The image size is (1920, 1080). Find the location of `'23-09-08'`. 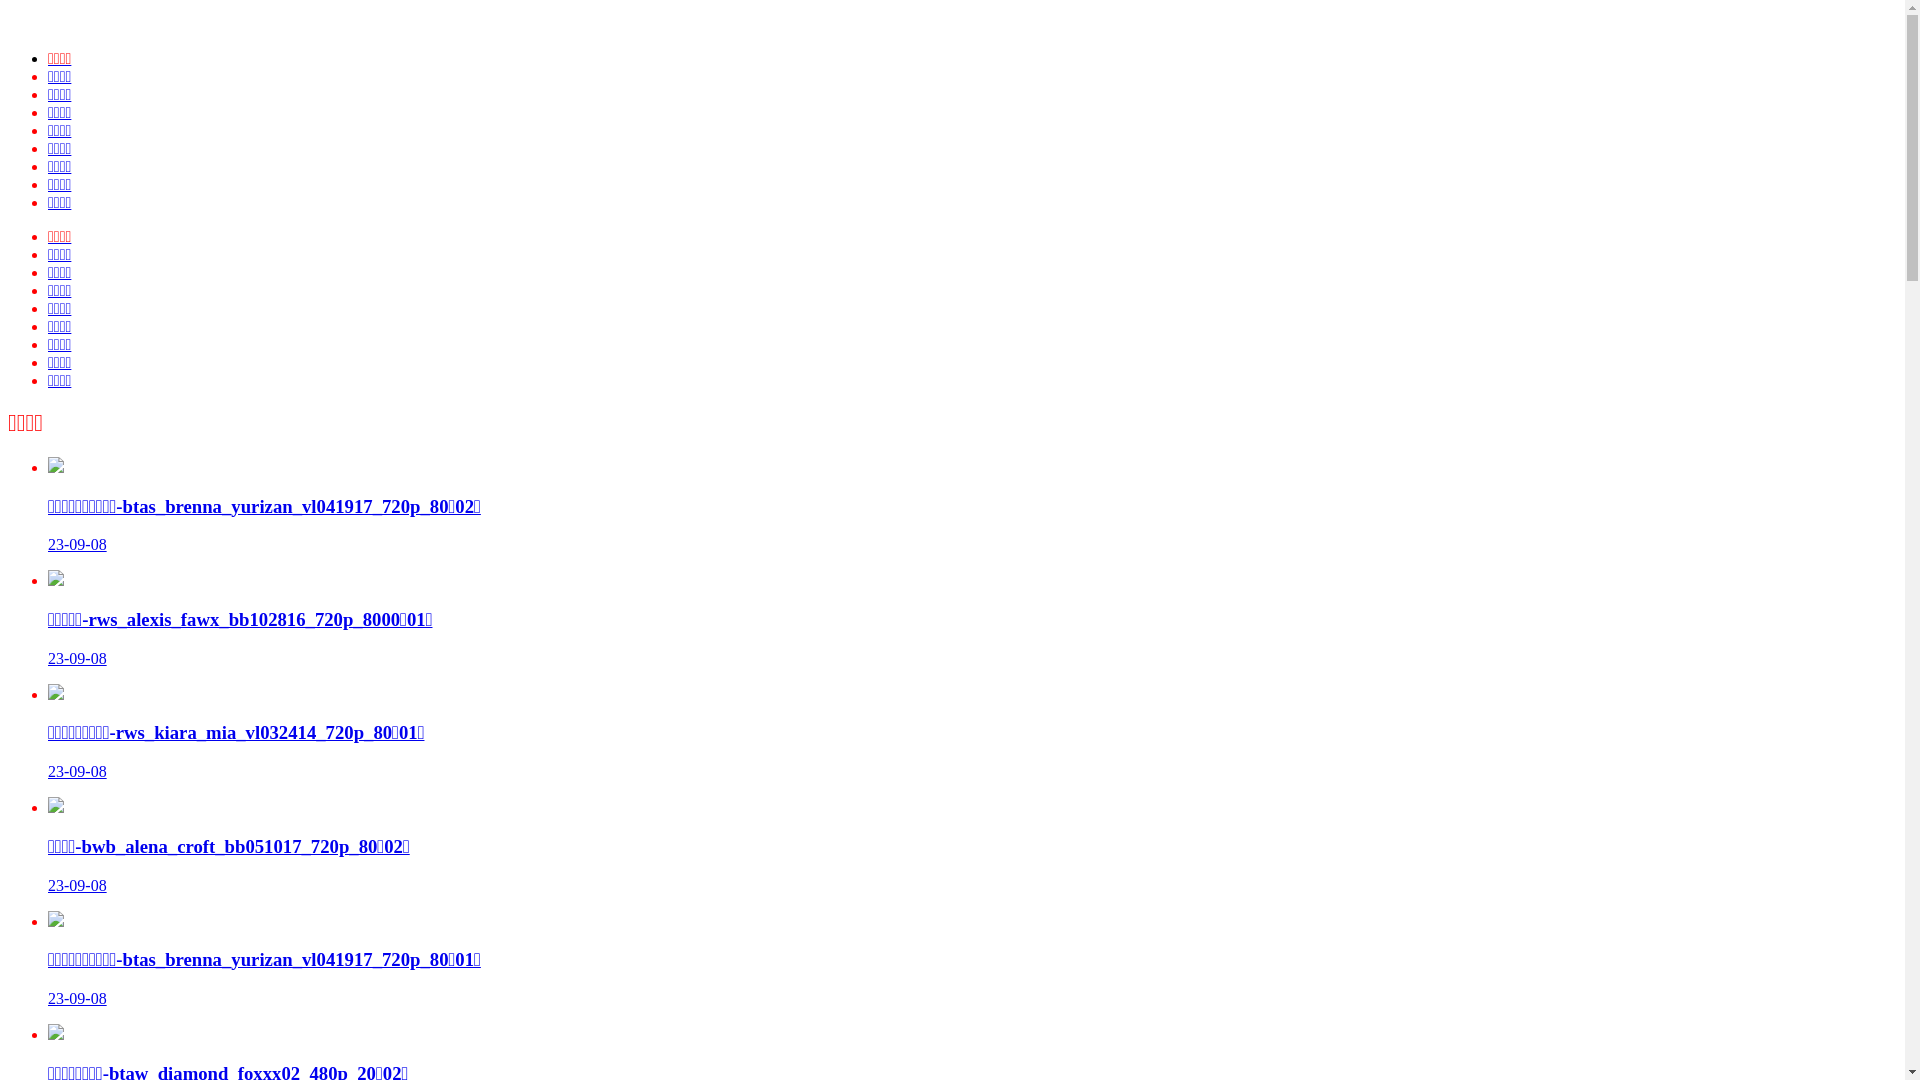

'23-09-08' is located at coordinates (77, 884).